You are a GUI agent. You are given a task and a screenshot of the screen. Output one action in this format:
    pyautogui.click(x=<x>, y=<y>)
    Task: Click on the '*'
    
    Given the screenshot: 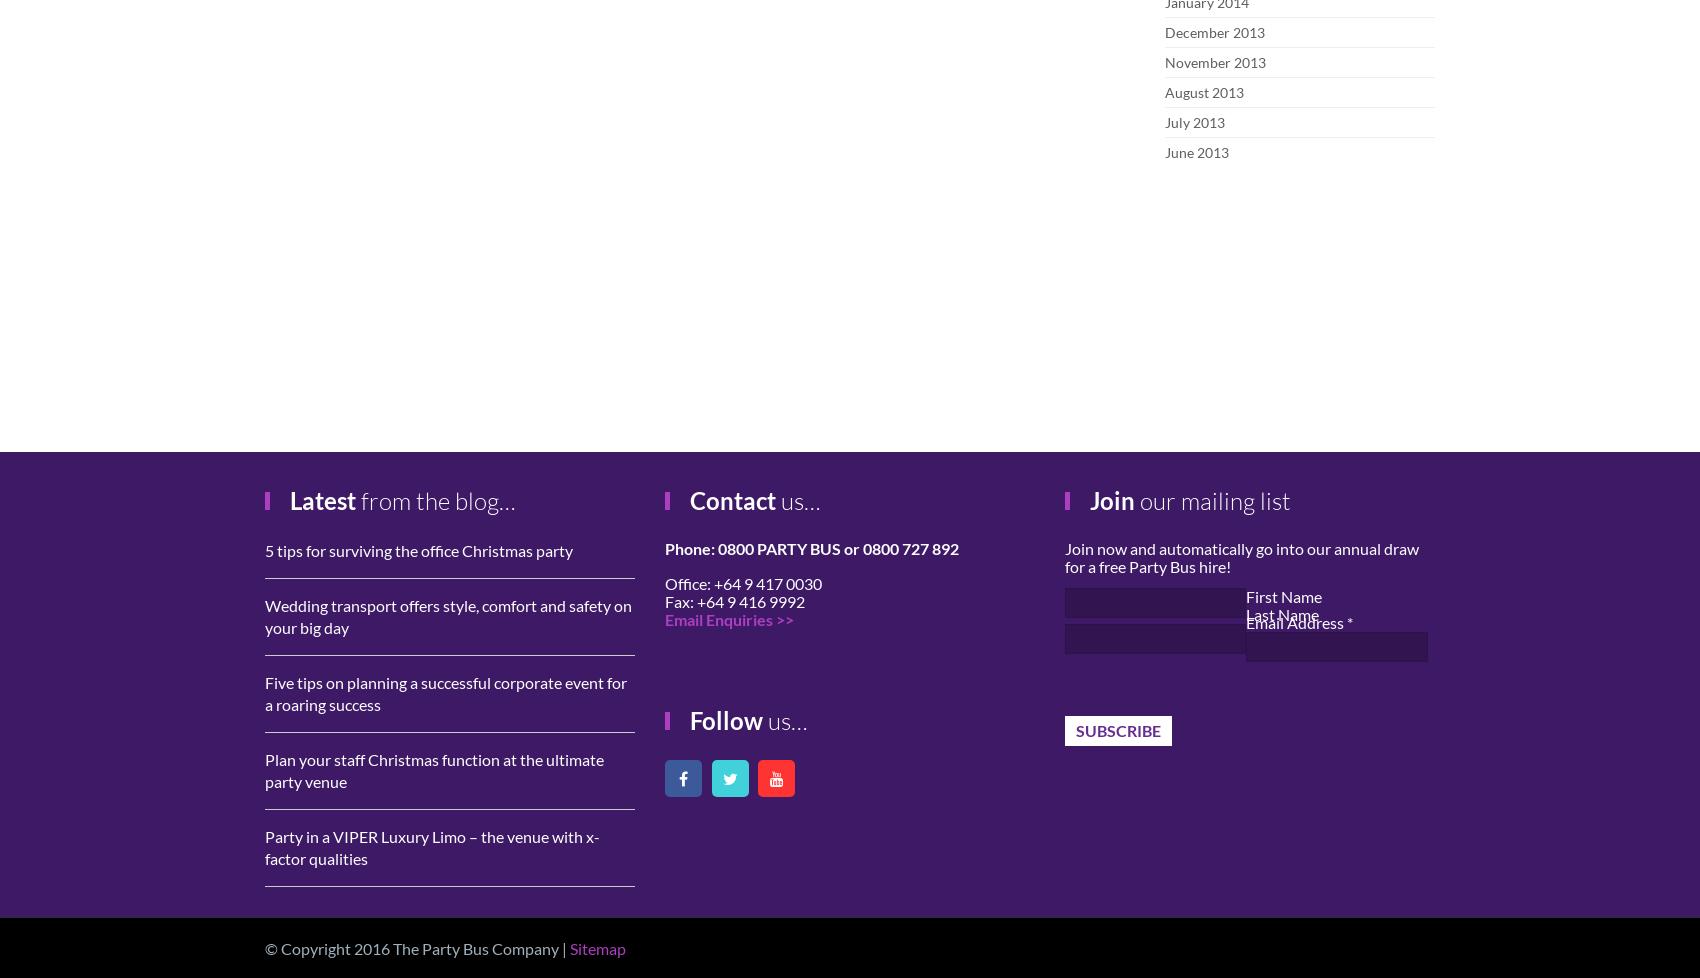 What is the action you would take?
    pyautogui.click(x=1349, y=622)
    